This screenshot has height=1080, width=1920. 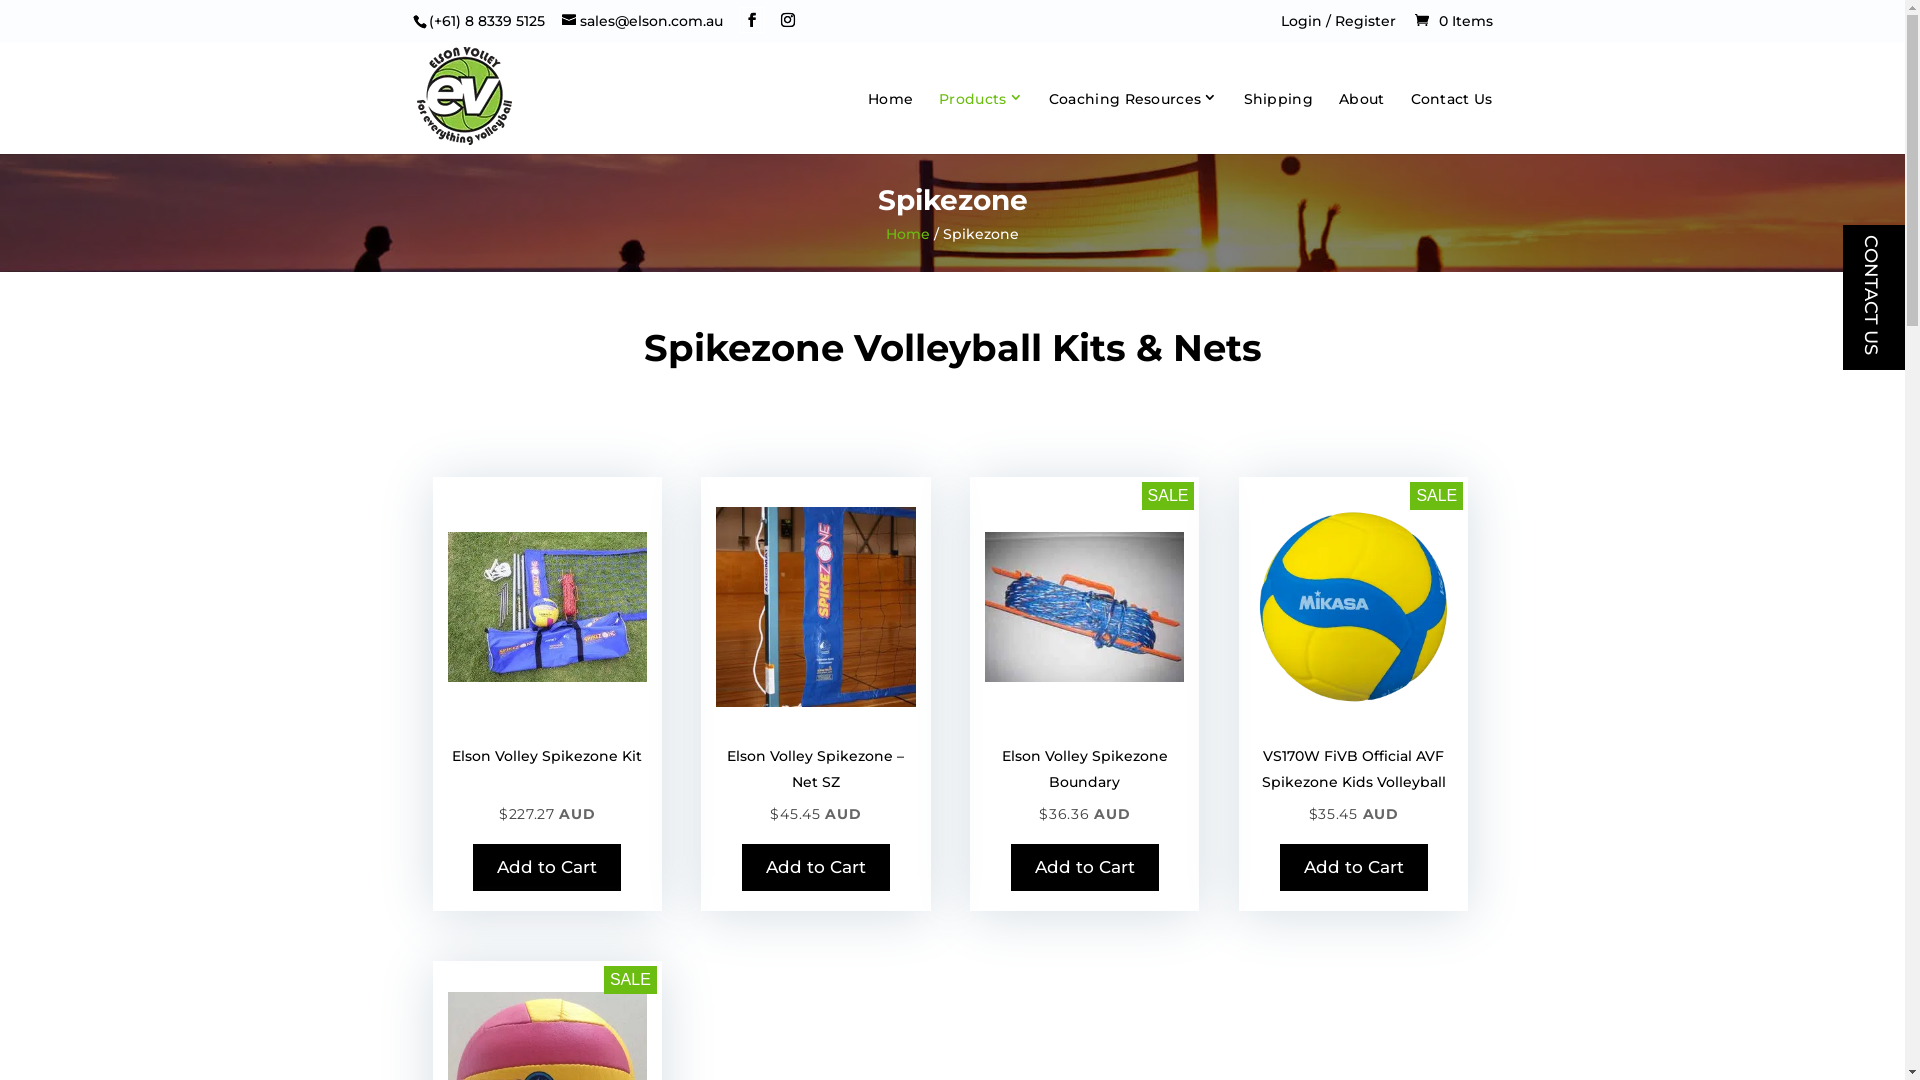 I want to click on 'Add to Cart', so click(x=547, y=866).